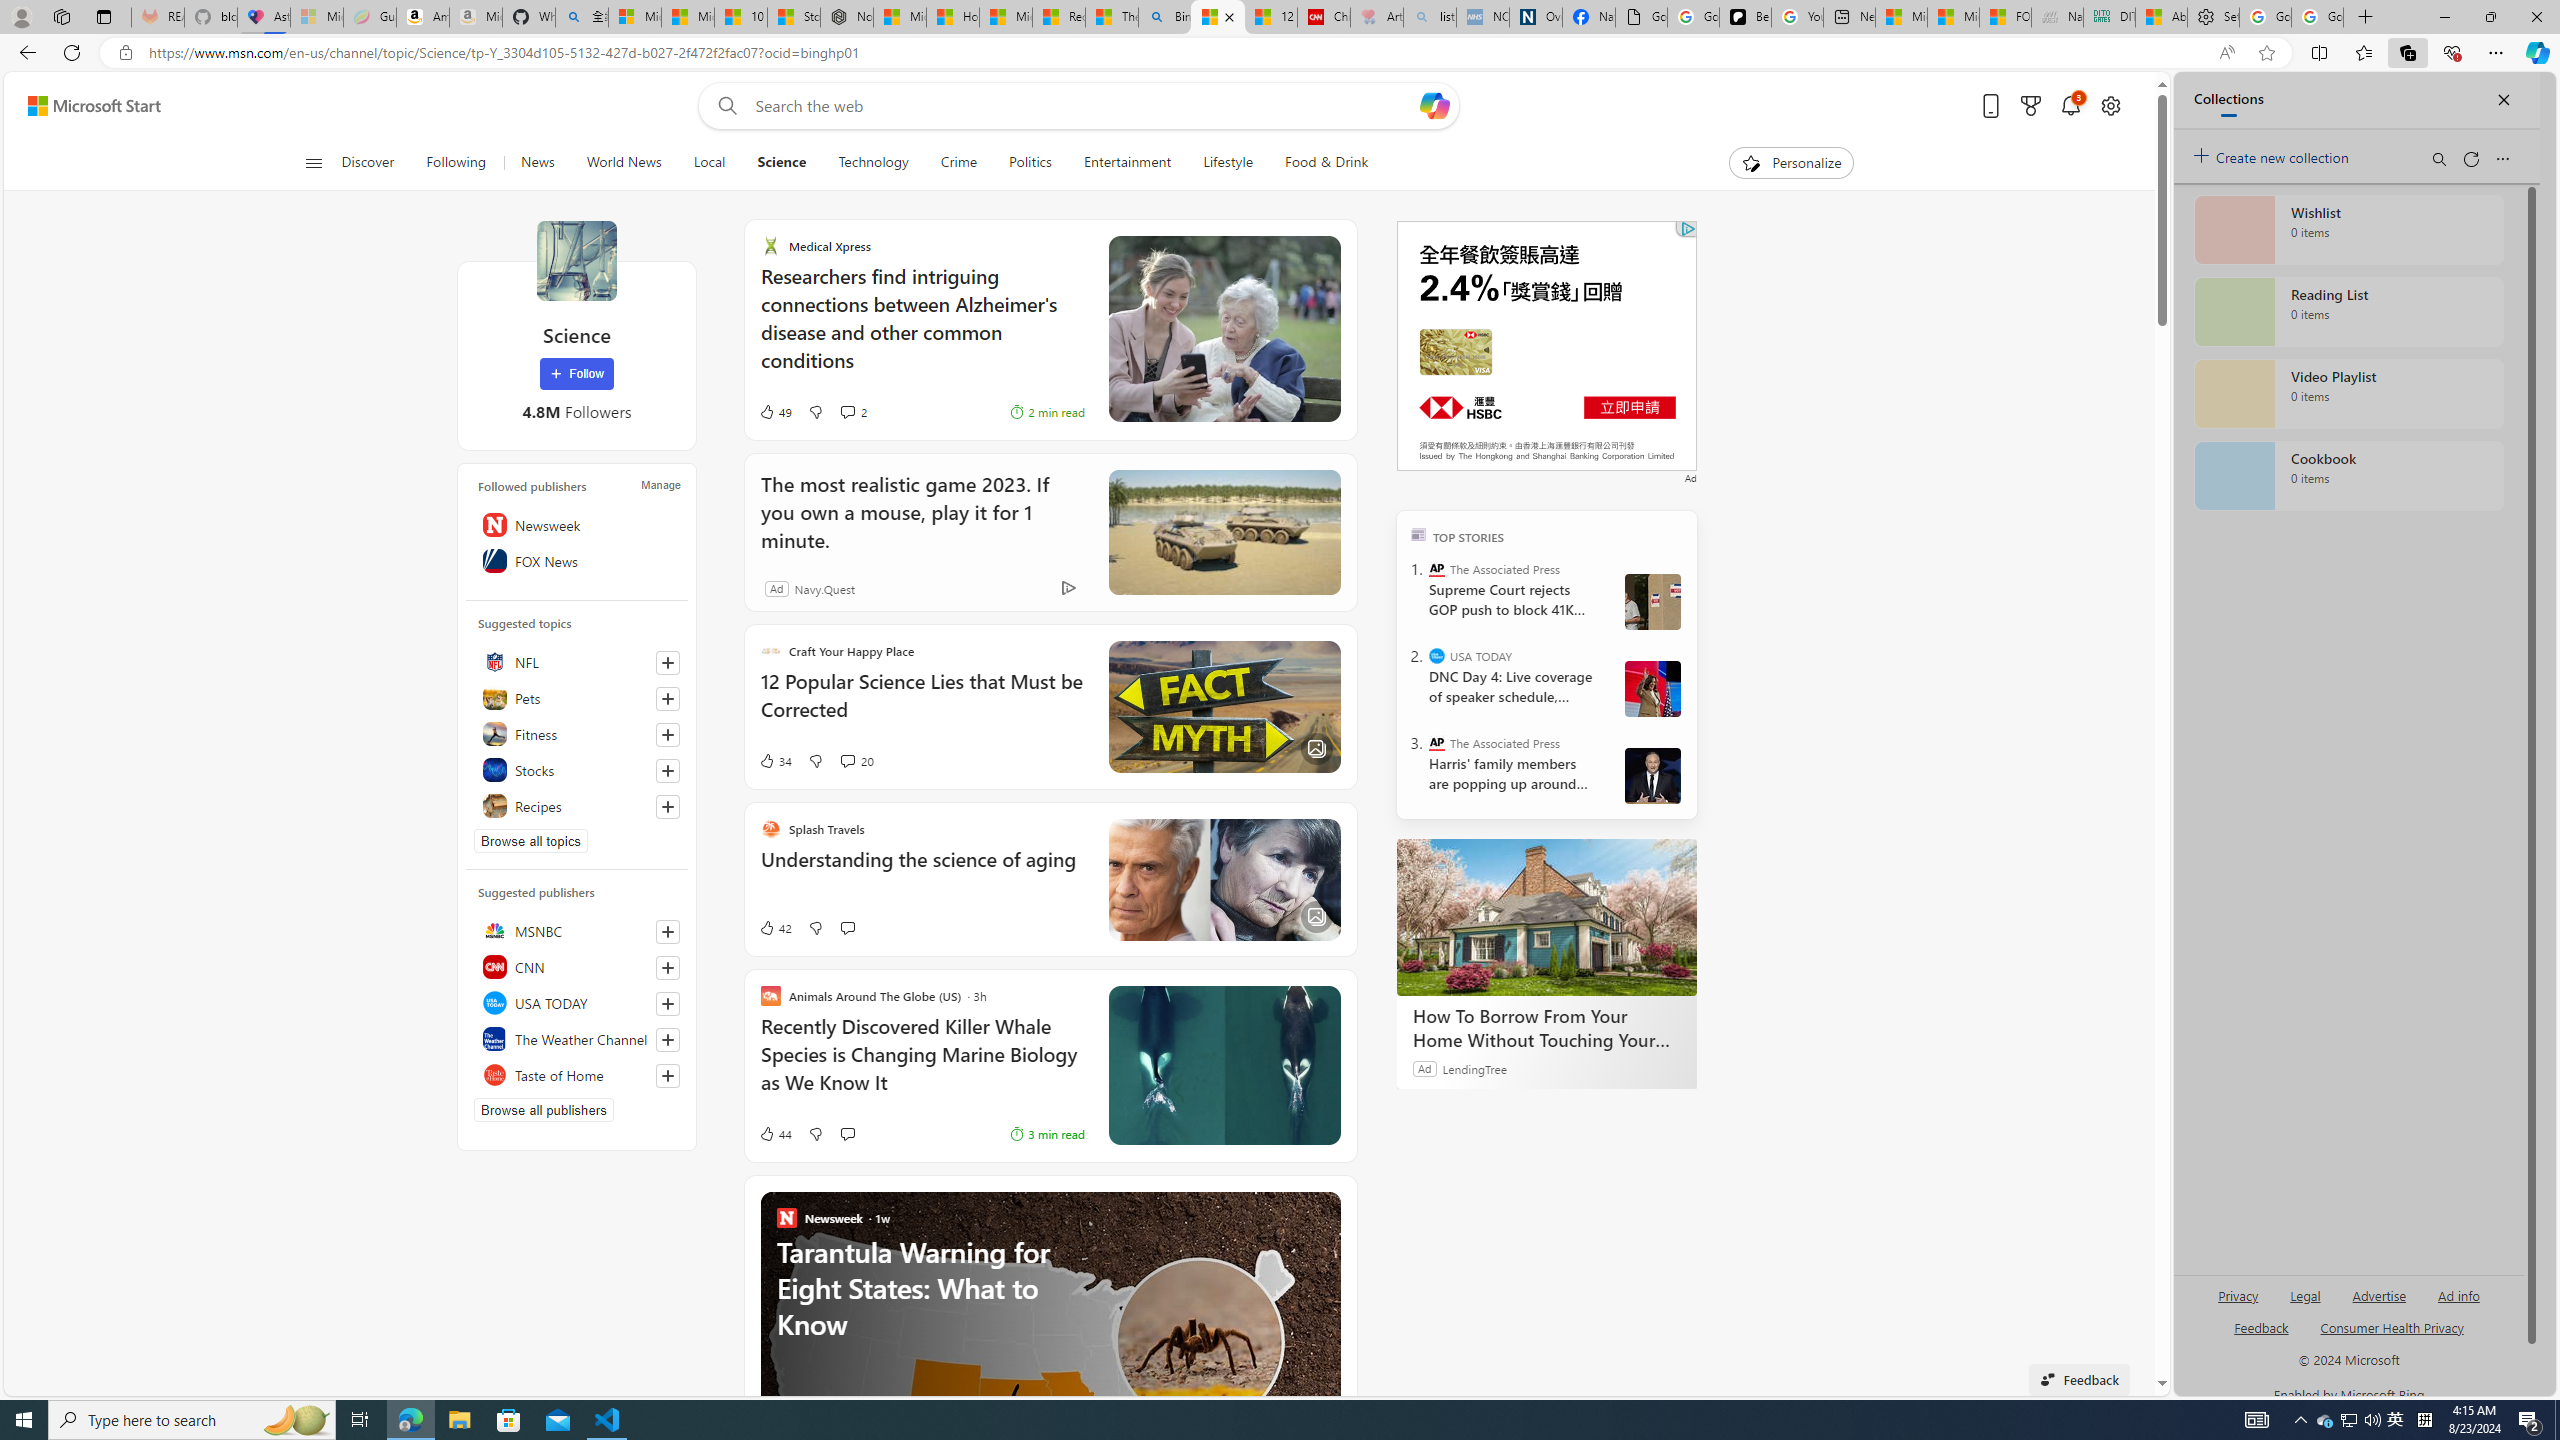 The image size is (2560, 1440). I want to click on 'AutomationID: genId96', so click(2259, 1334).